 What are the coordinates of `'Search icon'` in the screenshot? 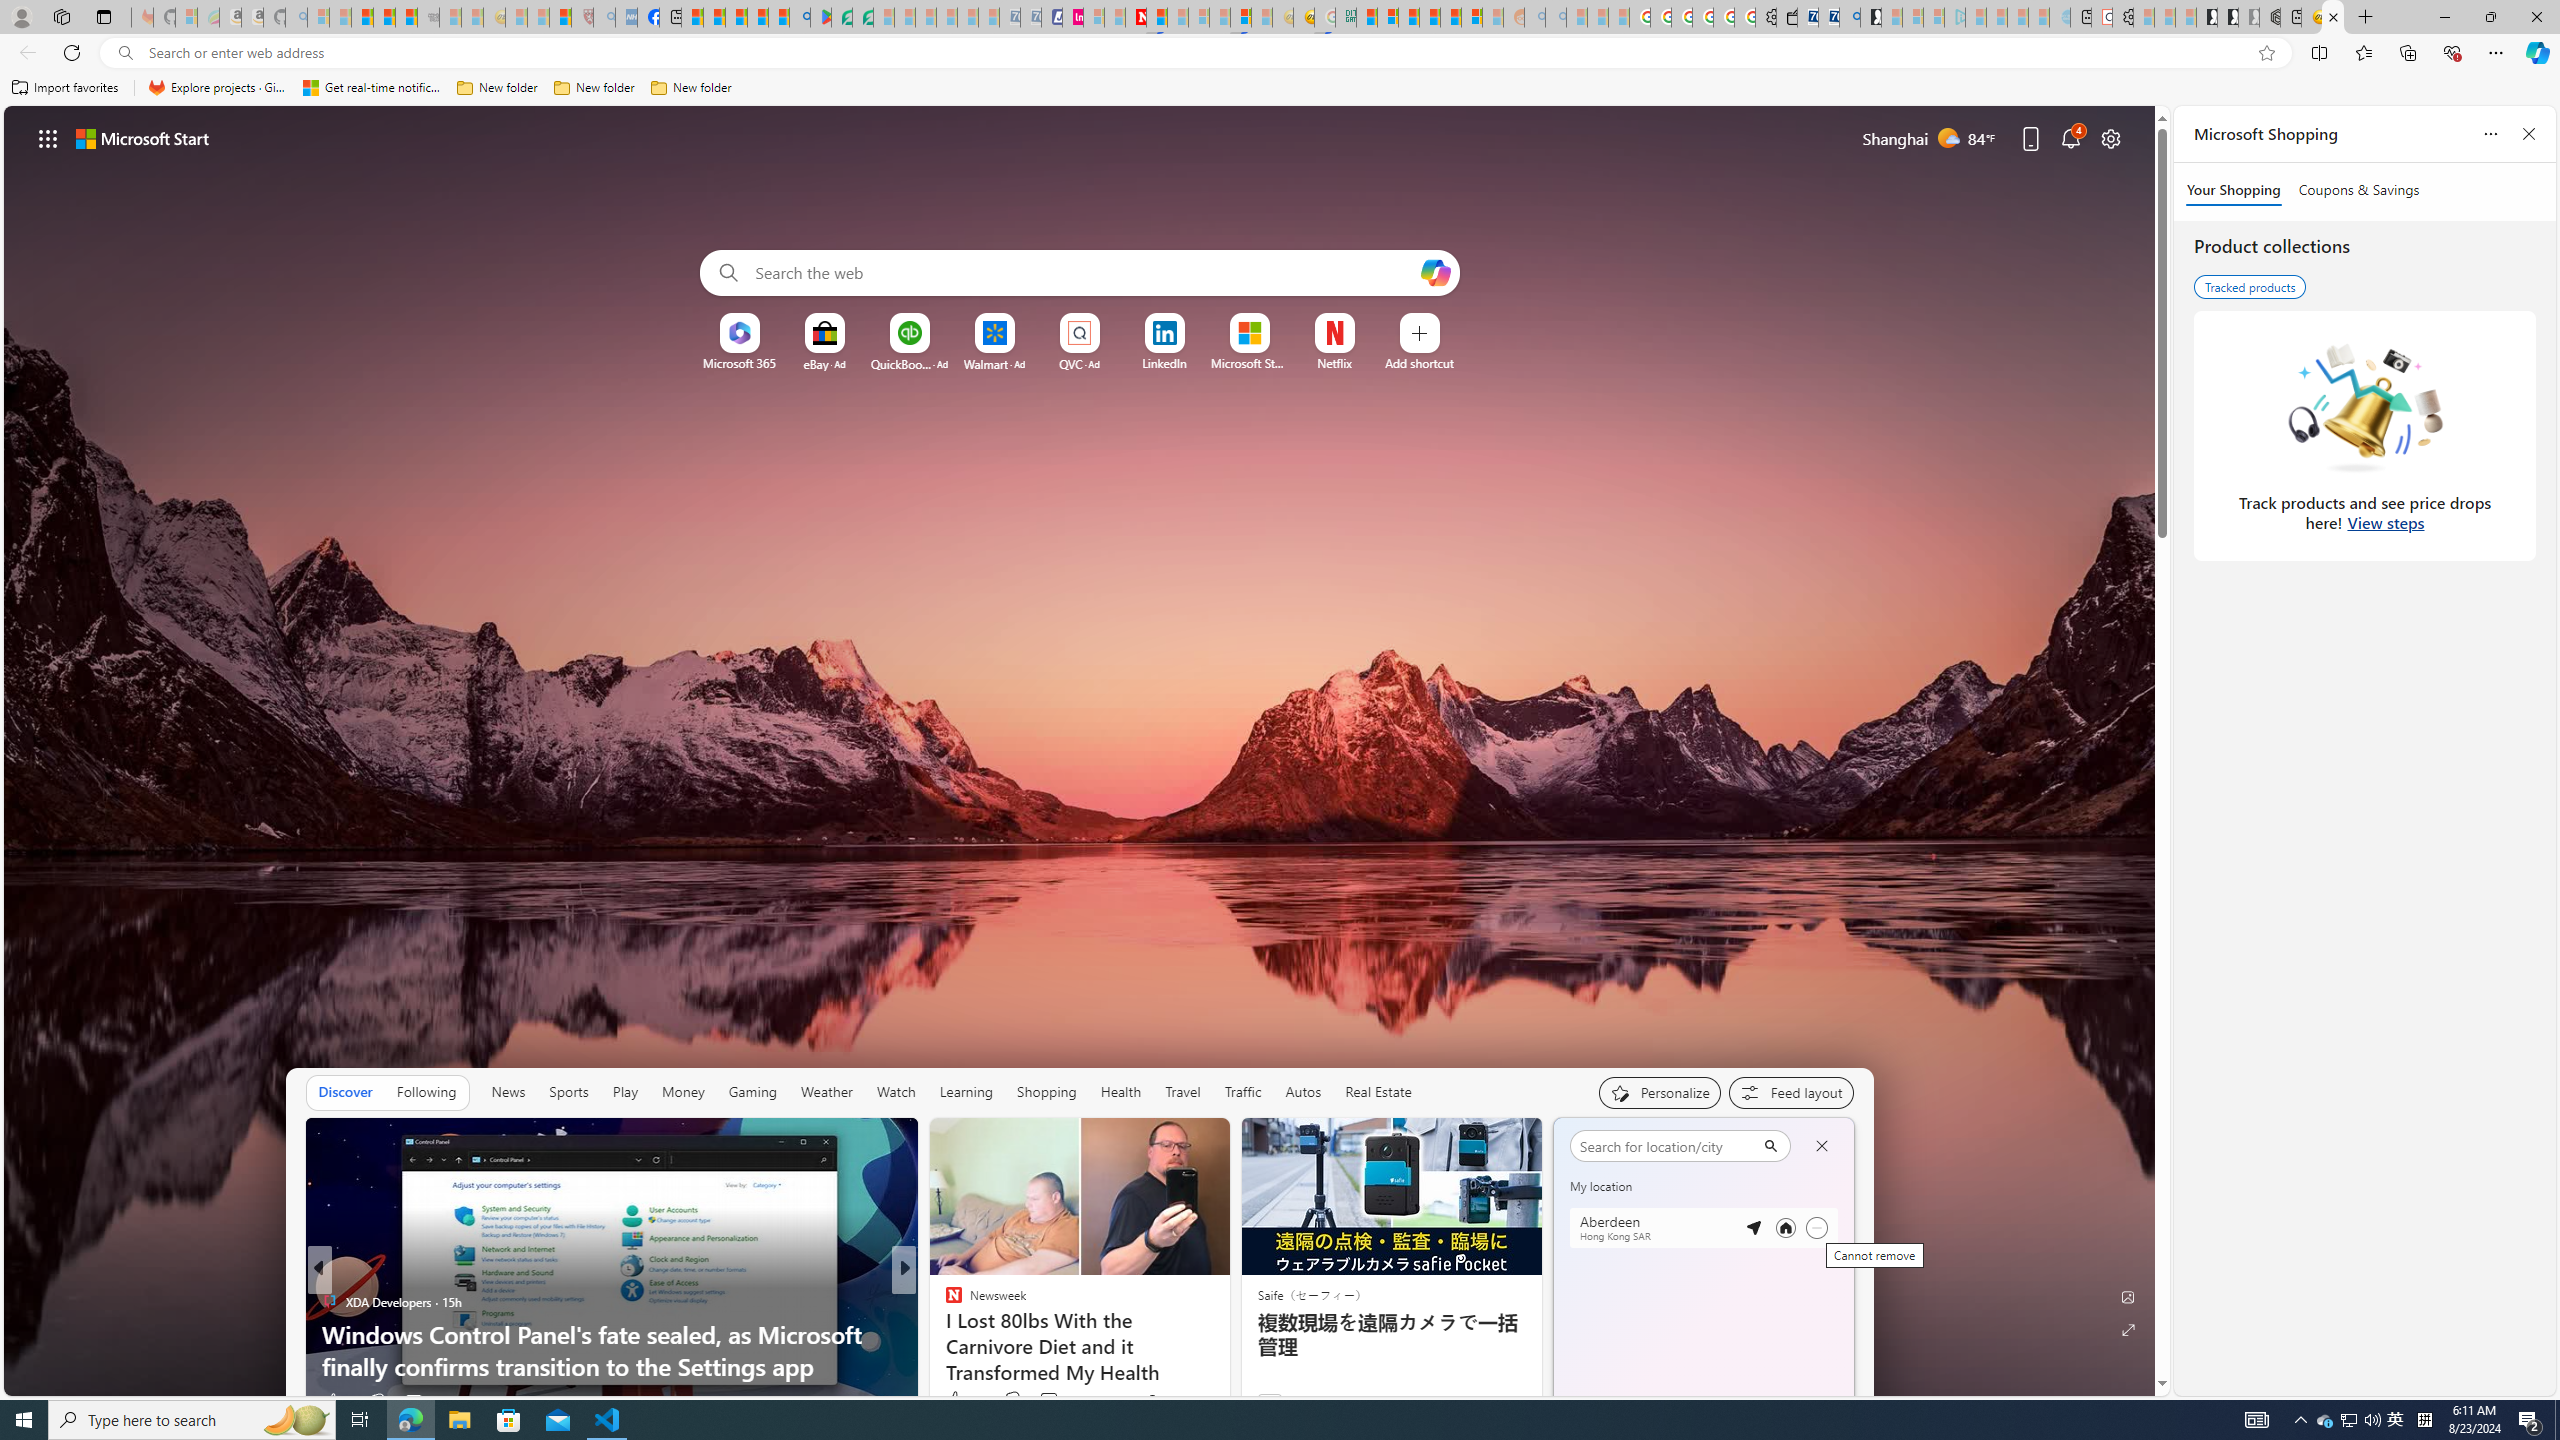 It's located at (125, 53).